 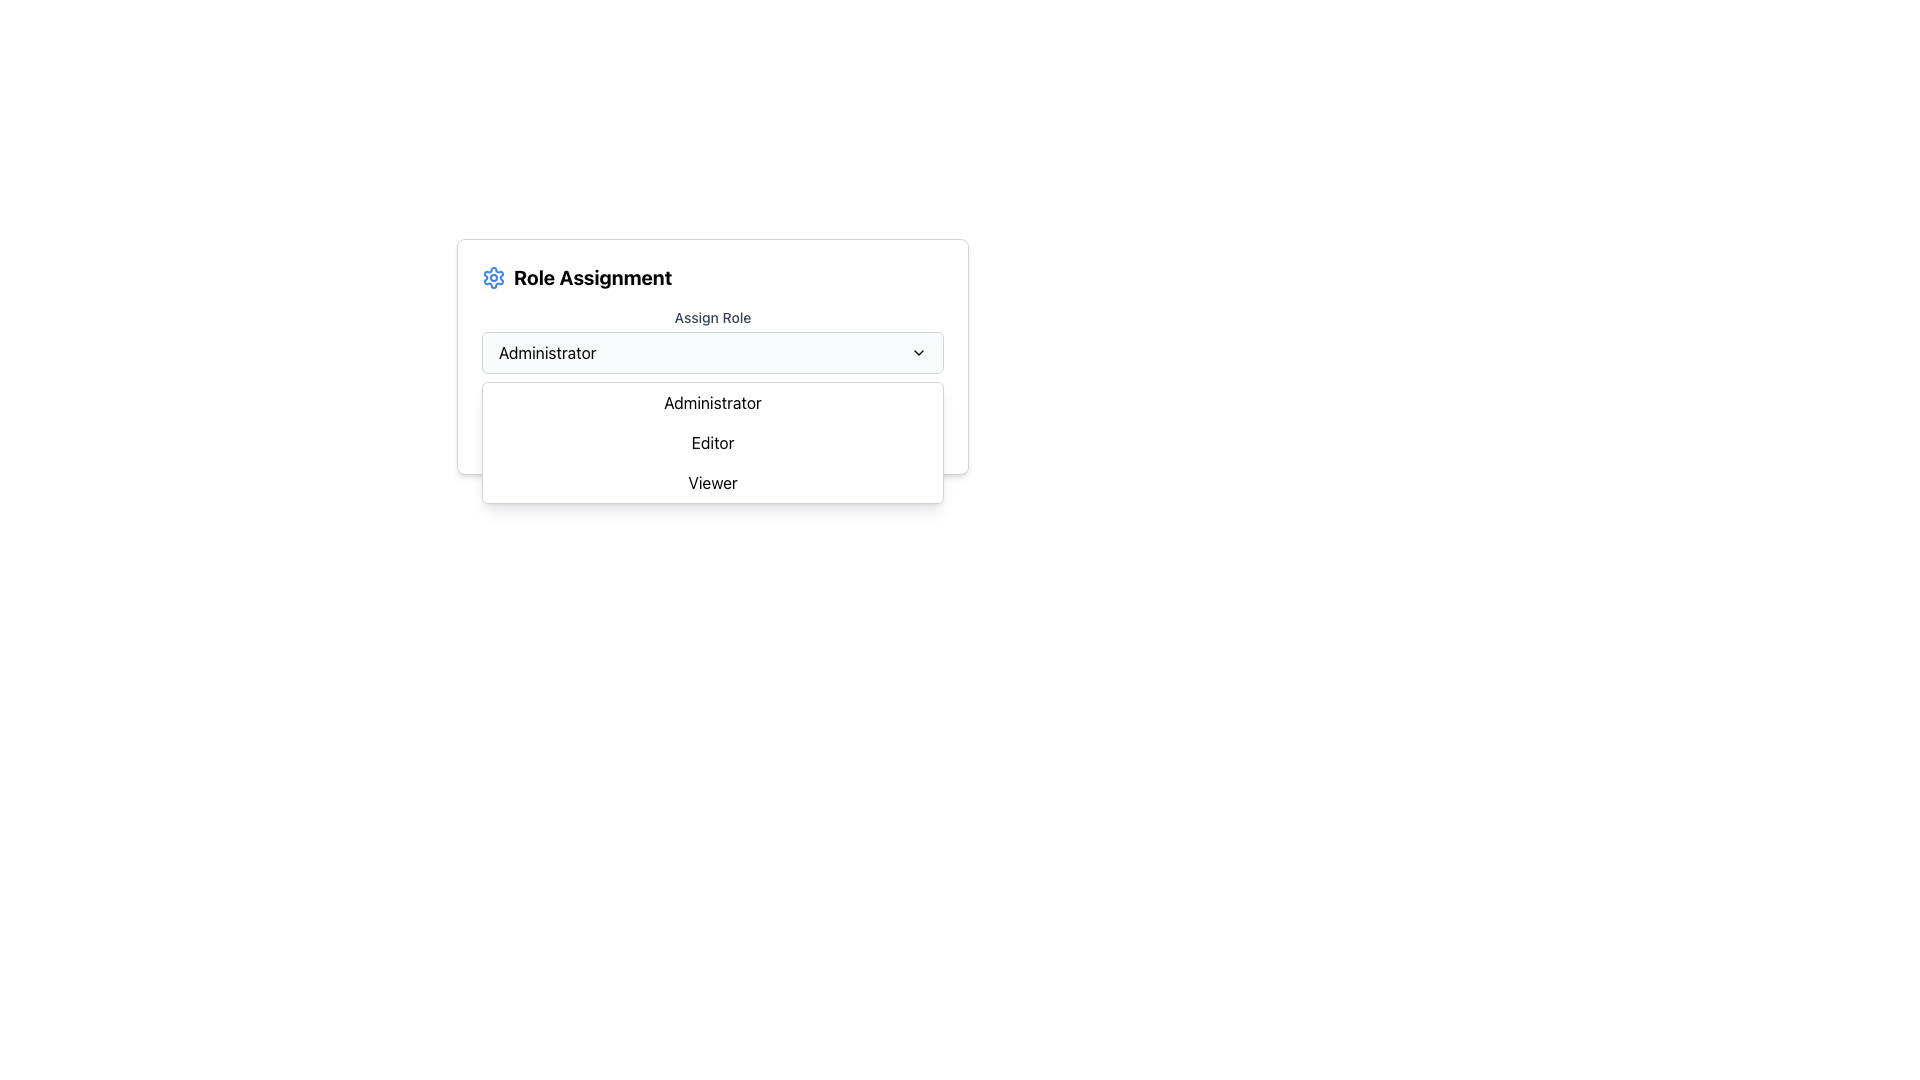 What do you see at coordinates (713, 402) in the screenshot?
I see `to select the 'Administrator' option from the dropdown menu, which is the first item displayed in bold sans-serif font on a white background` at bounding box center [713, 402].